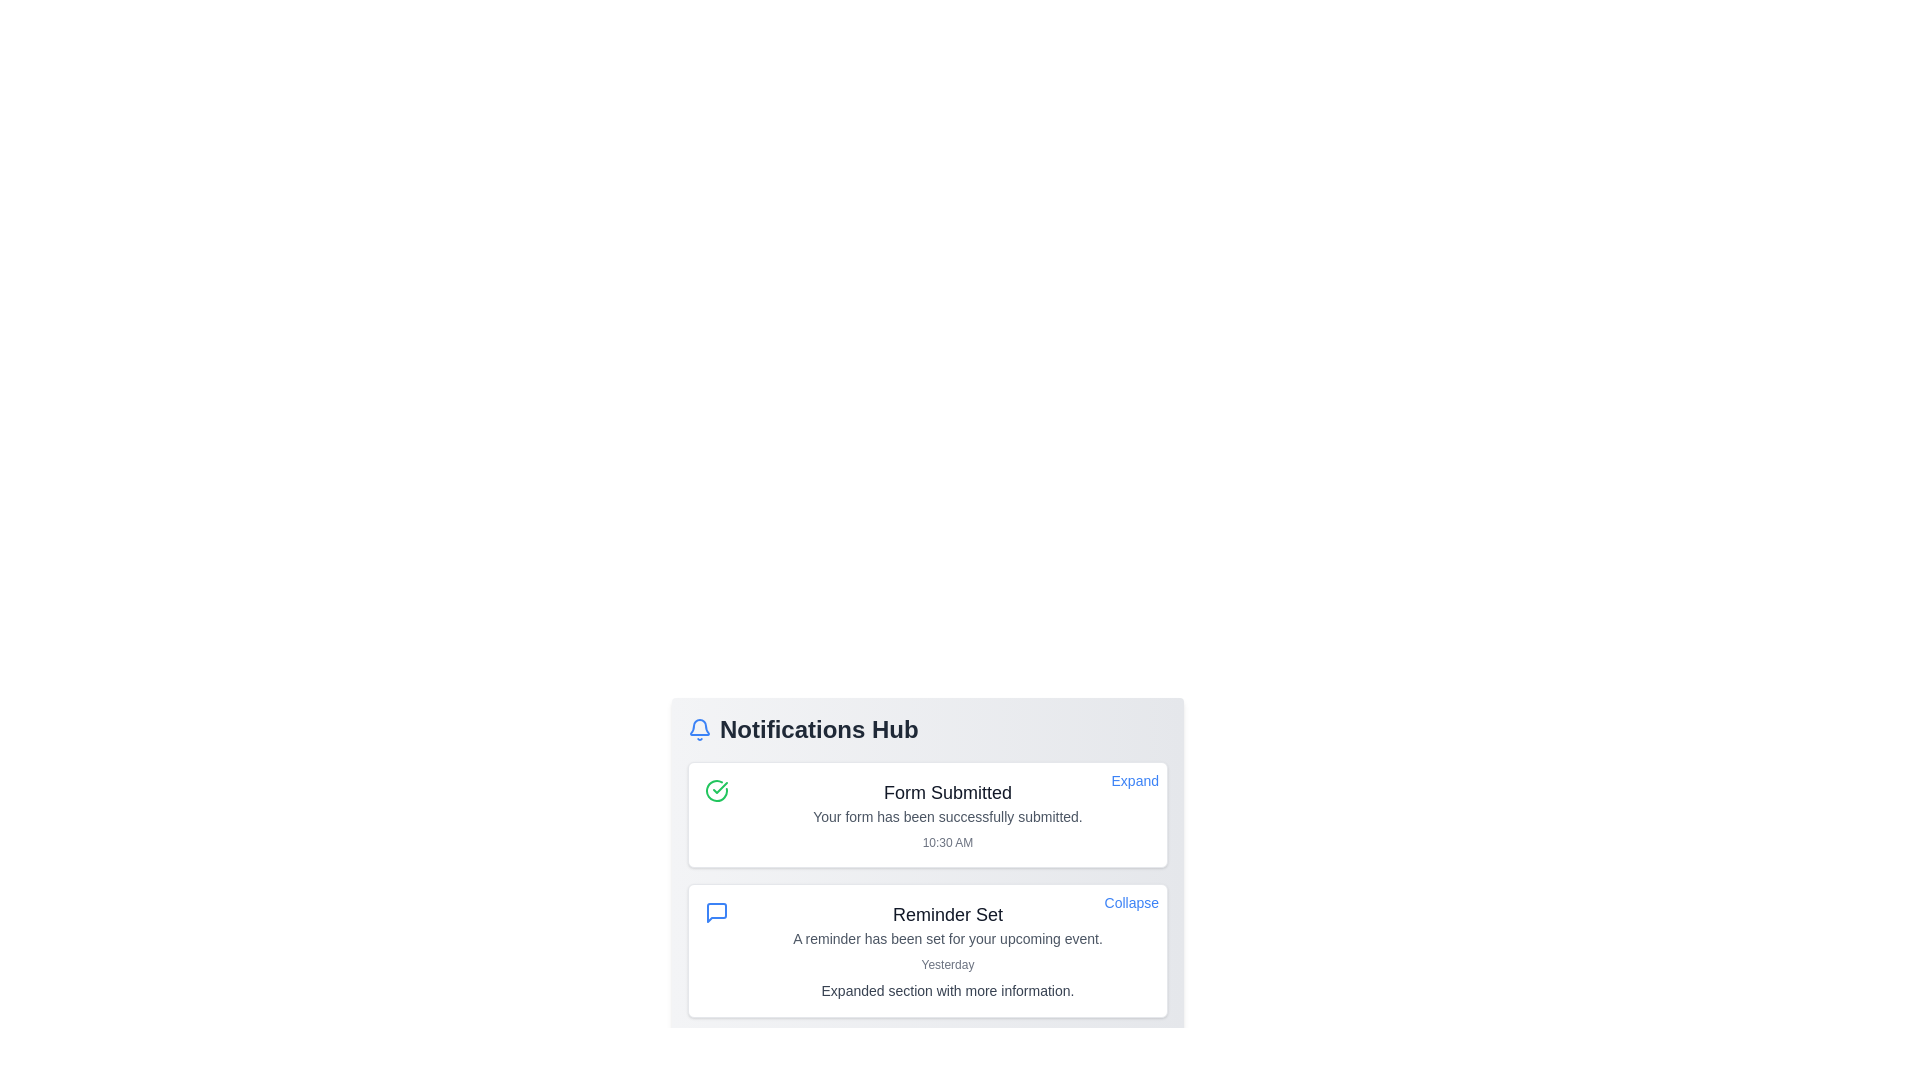  What do you see at coordinates (700, 727) in the screenshot?
I see `the main body of the notification bell icon located in the top-left corner of the 'Notifications Hub' card` at bounding box center [700, 727].